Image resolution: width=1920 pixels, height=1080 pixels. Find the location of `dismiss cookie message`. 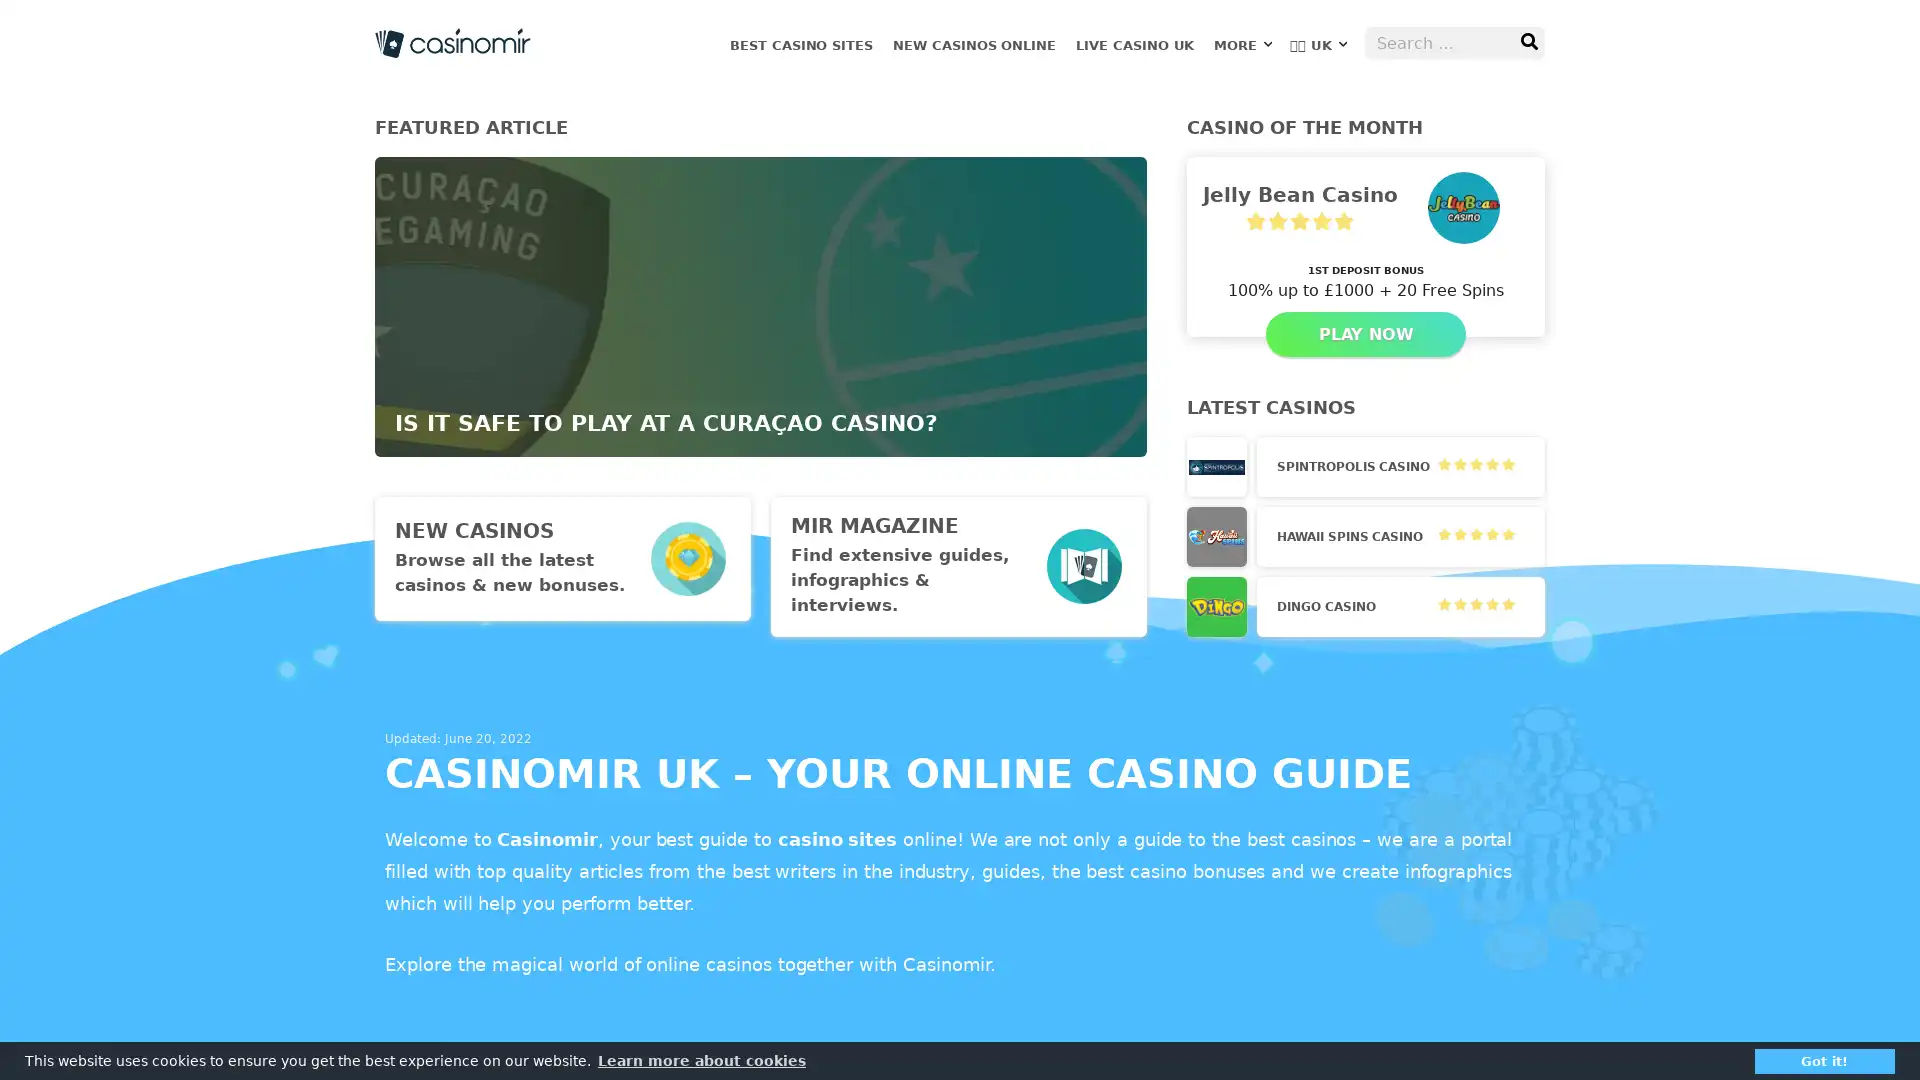

dismiss cookie message is located at coordinates (1824, 1059).